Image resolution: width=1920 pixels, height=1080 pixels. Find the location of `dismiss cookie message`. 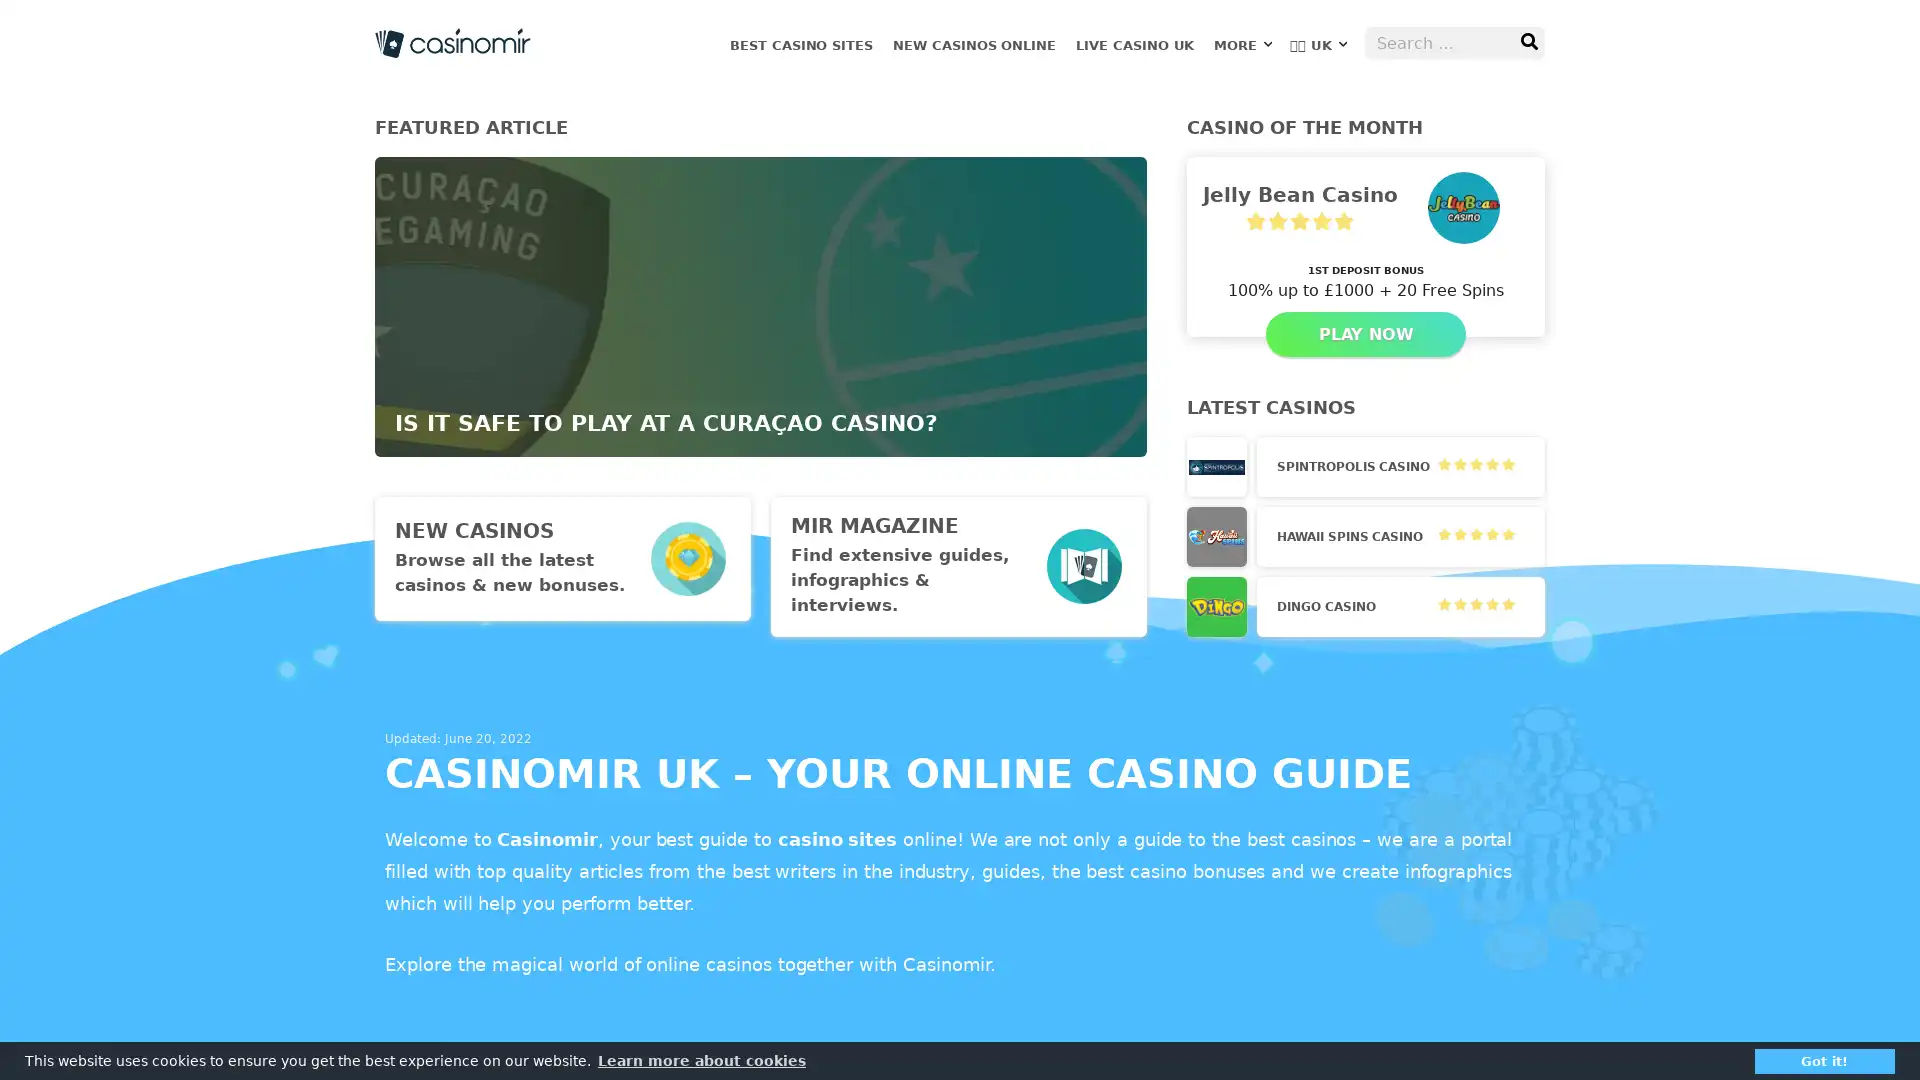

dismiss cookie message is located at coordinates (1824, 1059).